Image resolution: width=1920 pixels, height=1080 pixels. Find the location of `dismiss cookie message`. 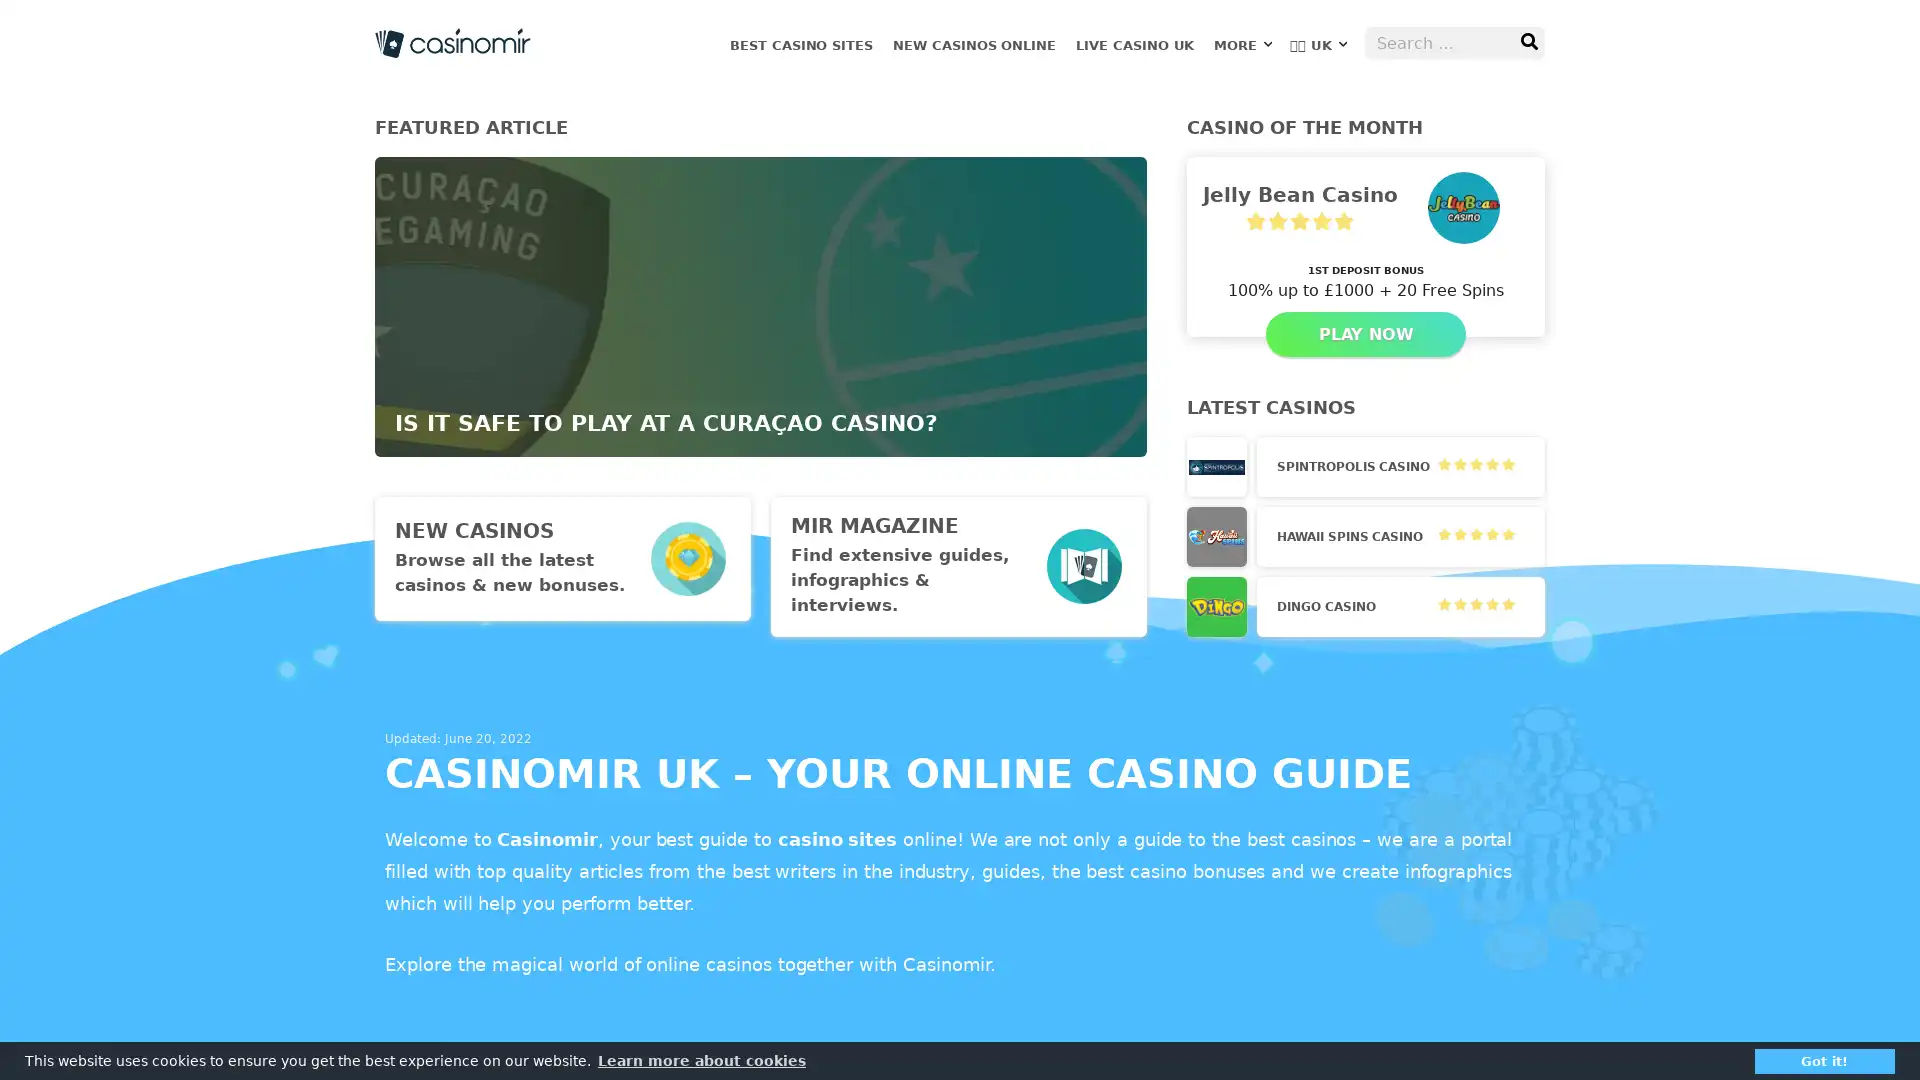

dismiss cookie message is located at coordinates (1824, 1059).